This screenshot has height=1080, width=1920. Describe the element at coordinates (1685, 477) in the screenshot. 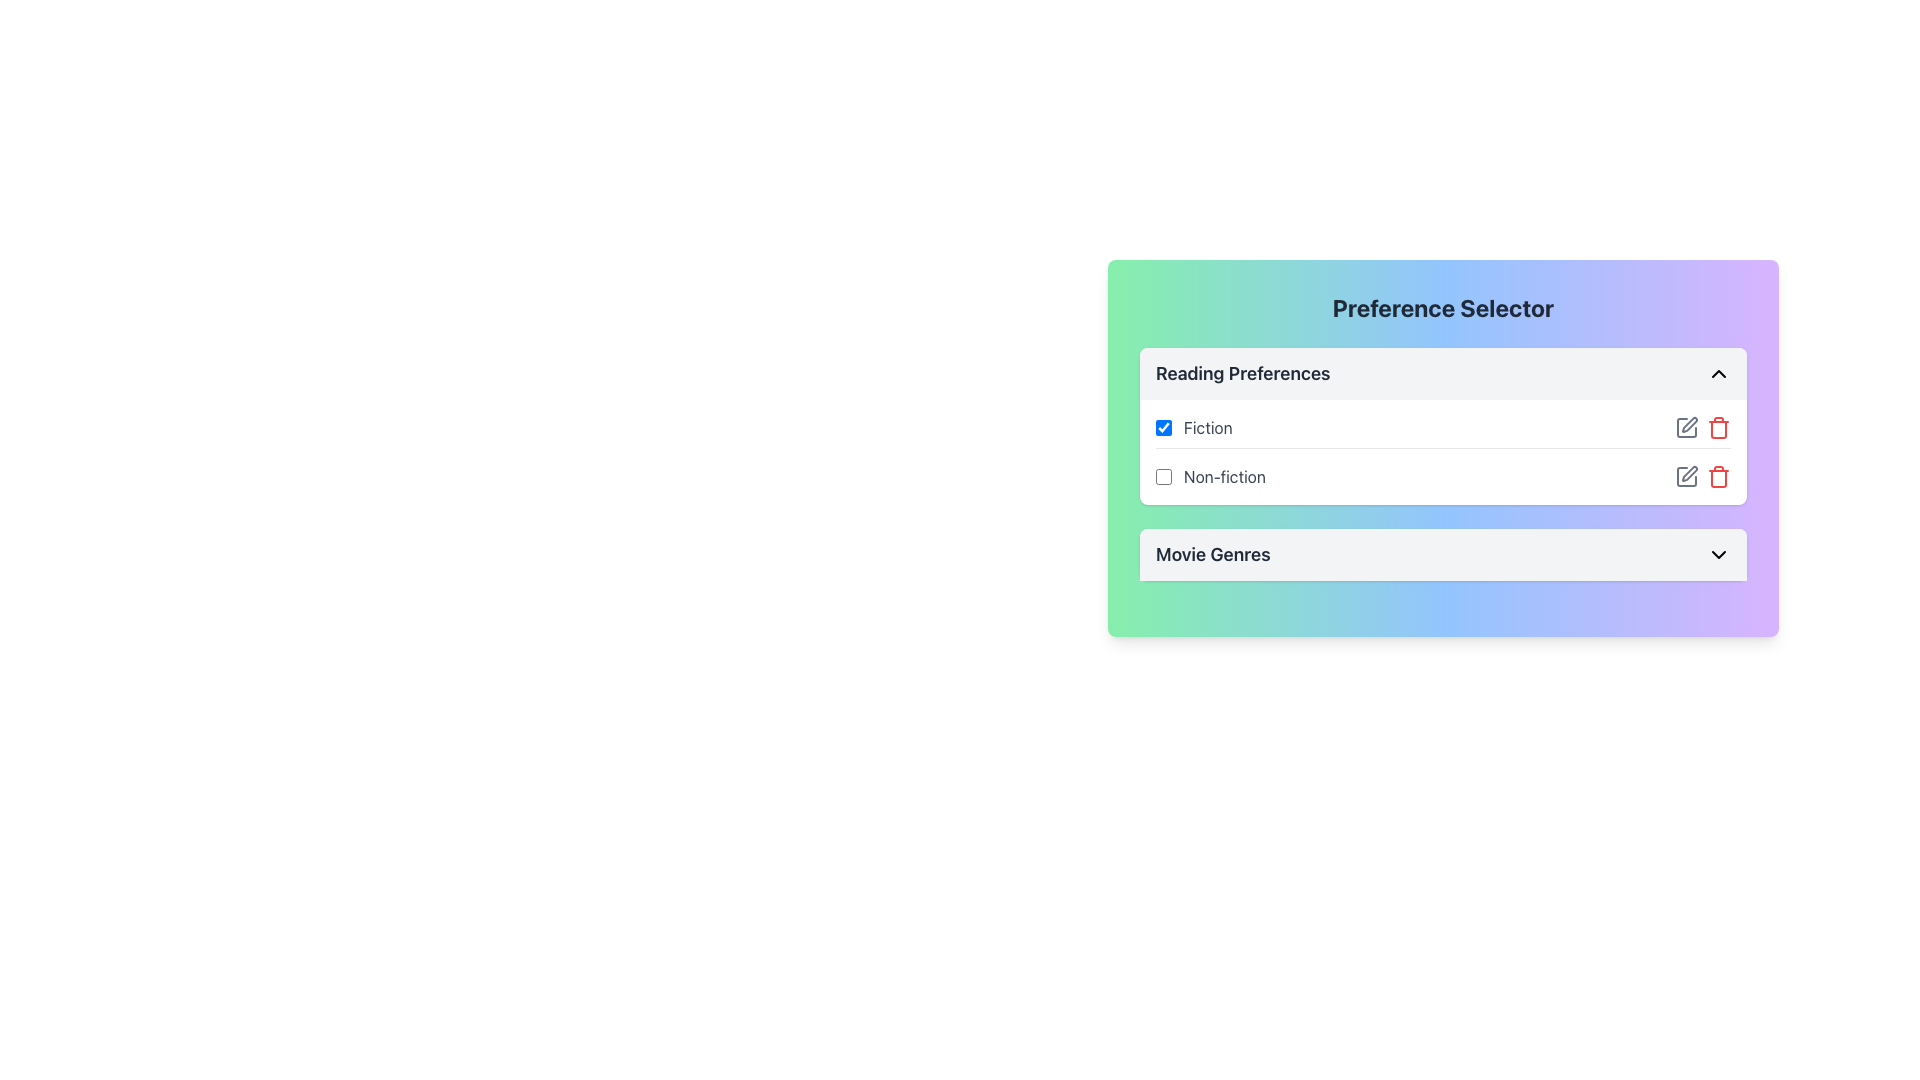

I see `the edit button for the 'Non-fiction' option in the 'Reading Preferences' section` at that location.